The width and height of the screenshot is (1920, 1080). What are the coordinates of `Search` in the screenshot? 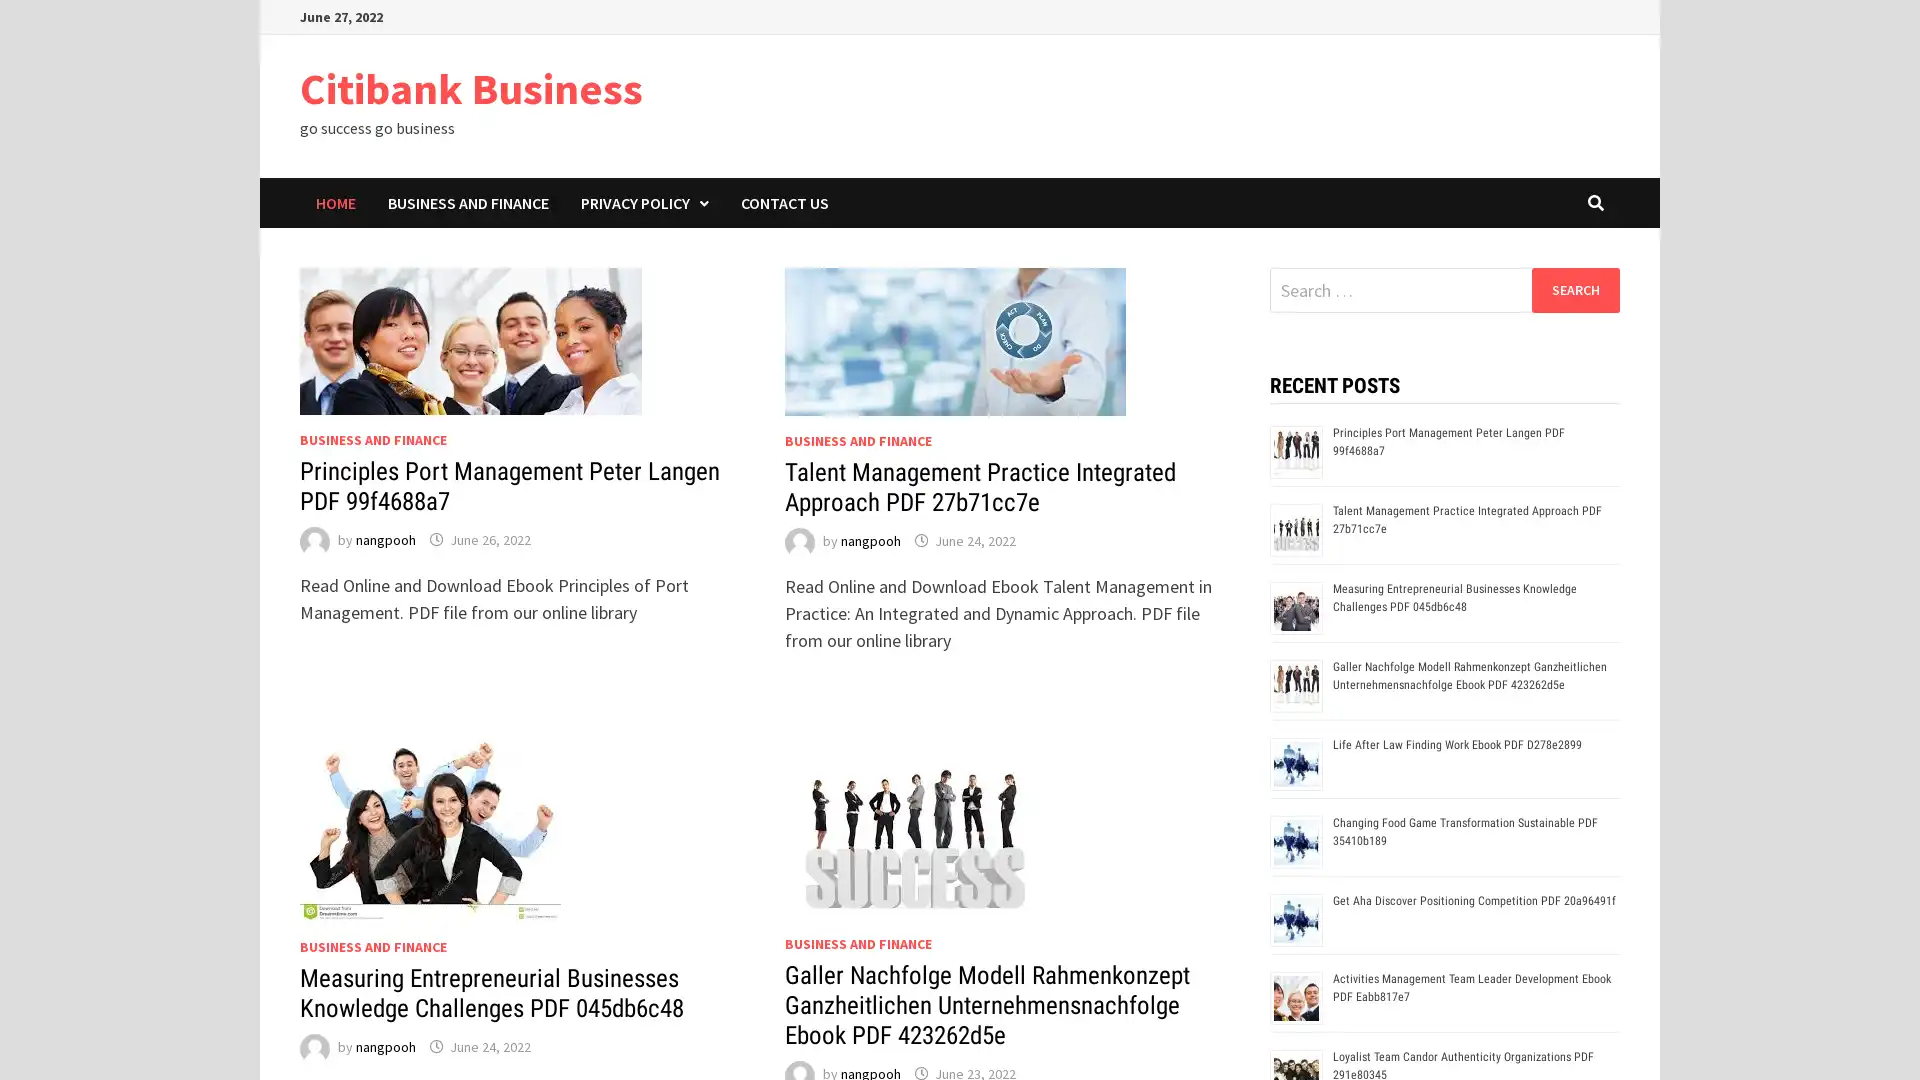 It's located at (1574, 289).